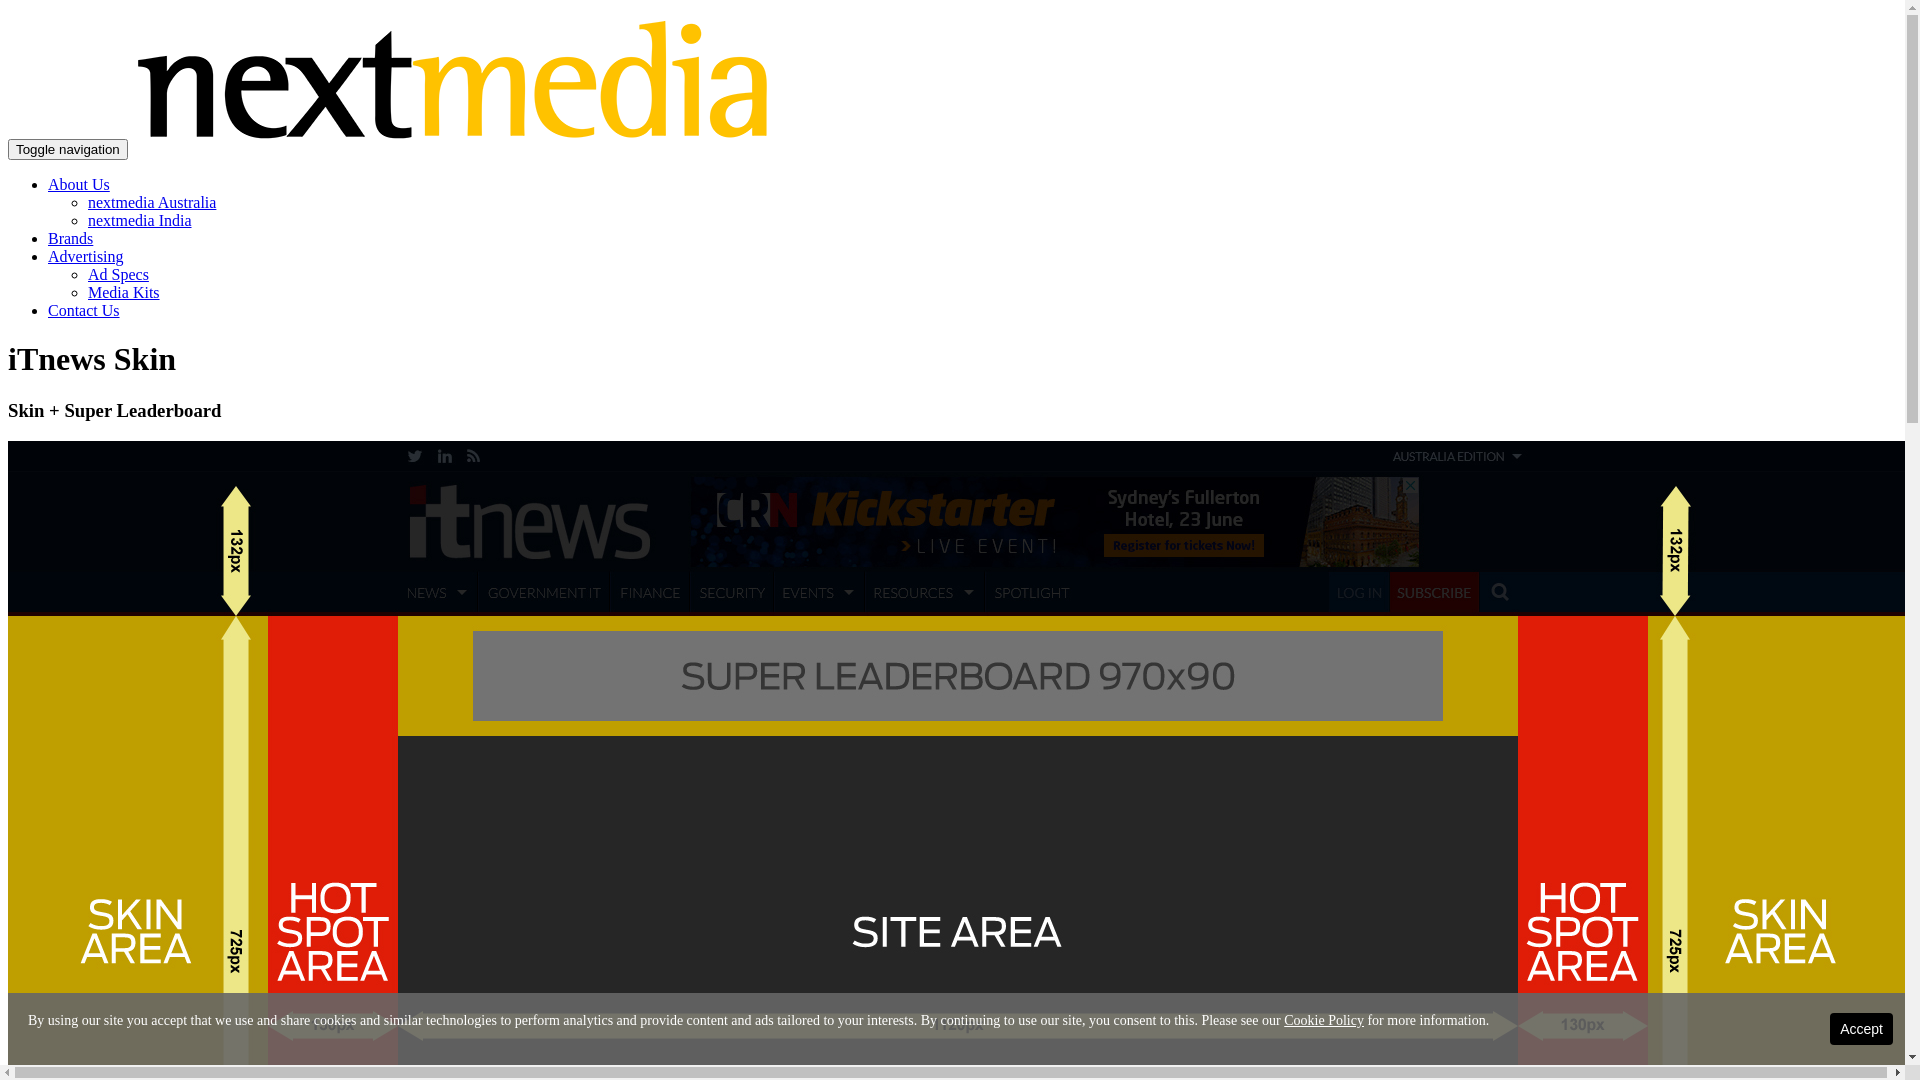 Image resolution: width=1920 pixels, height=1080 pixels. What do you see at coordinates (85, 255) in the screenshot?
I see `'Advertising'` at bounding box center [85, 255].